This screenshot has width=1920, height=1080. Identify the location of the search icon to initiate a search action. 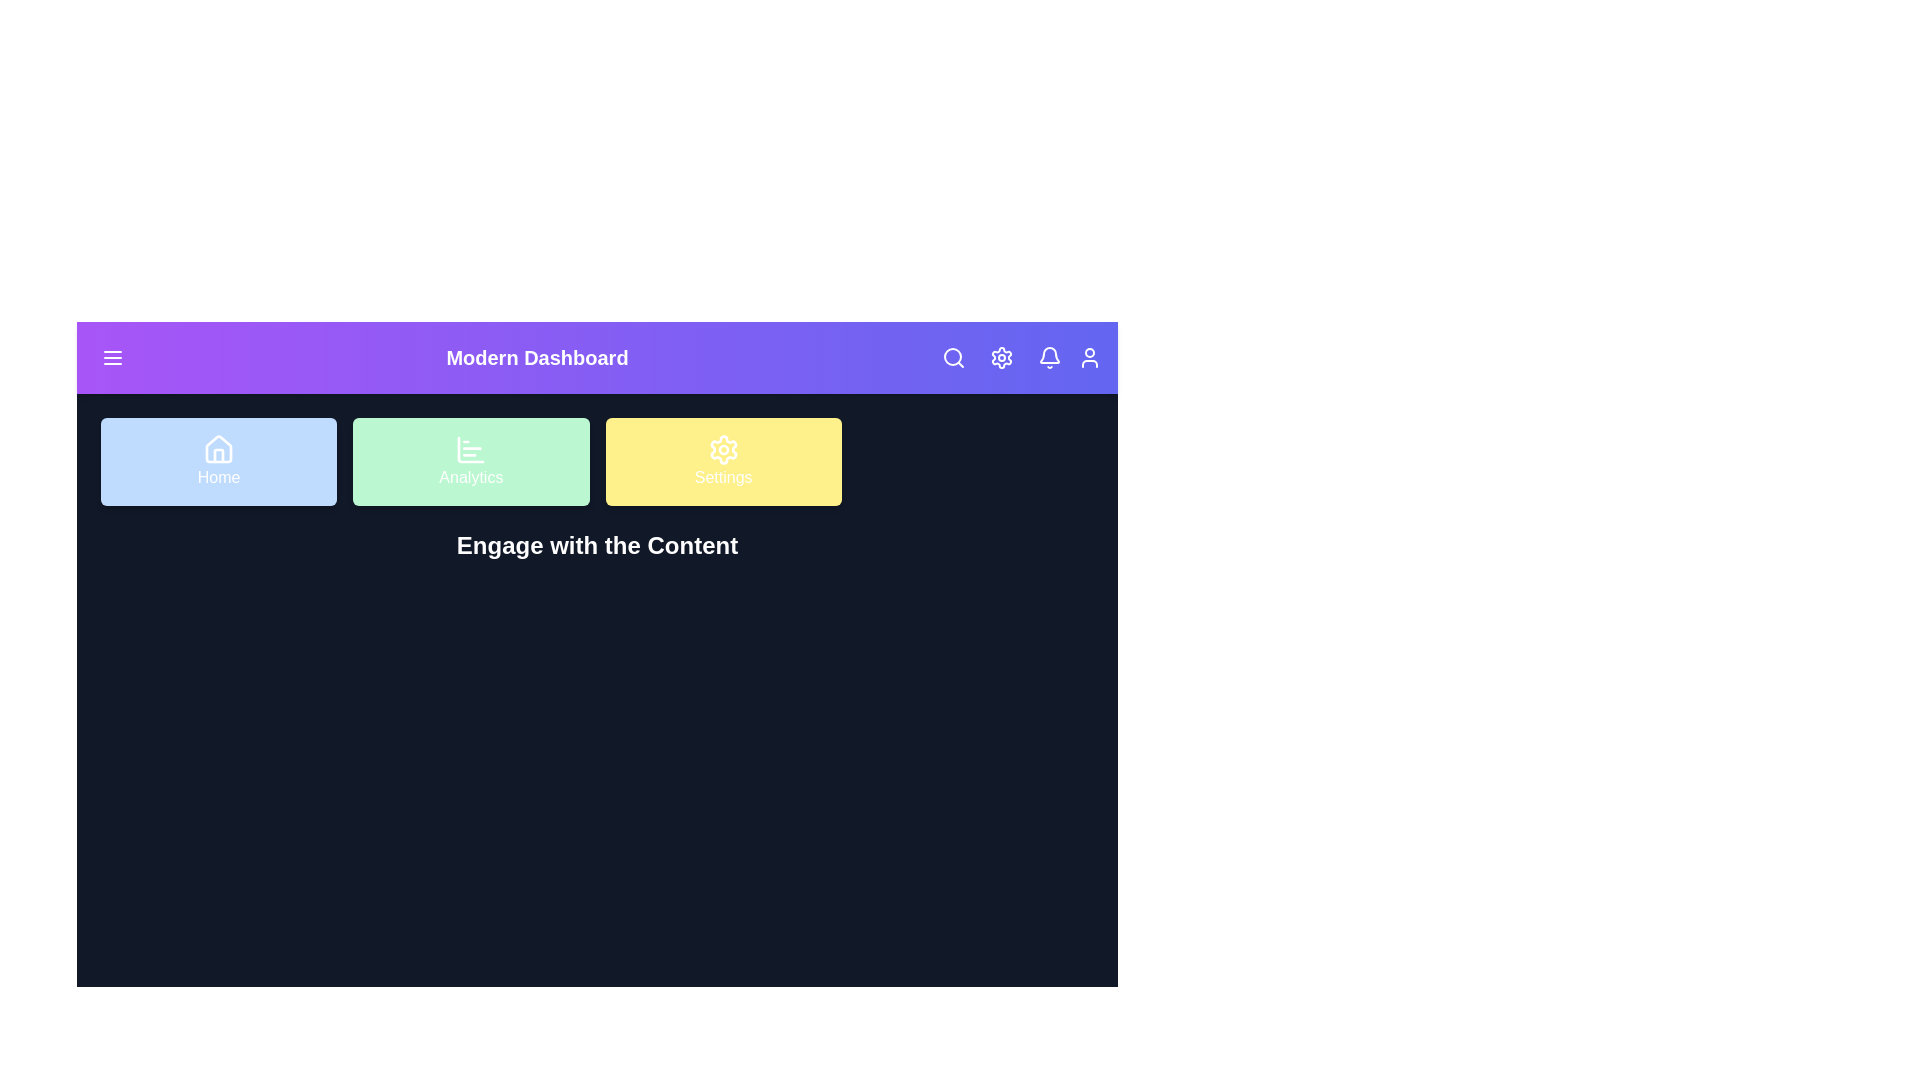
(953, 357).